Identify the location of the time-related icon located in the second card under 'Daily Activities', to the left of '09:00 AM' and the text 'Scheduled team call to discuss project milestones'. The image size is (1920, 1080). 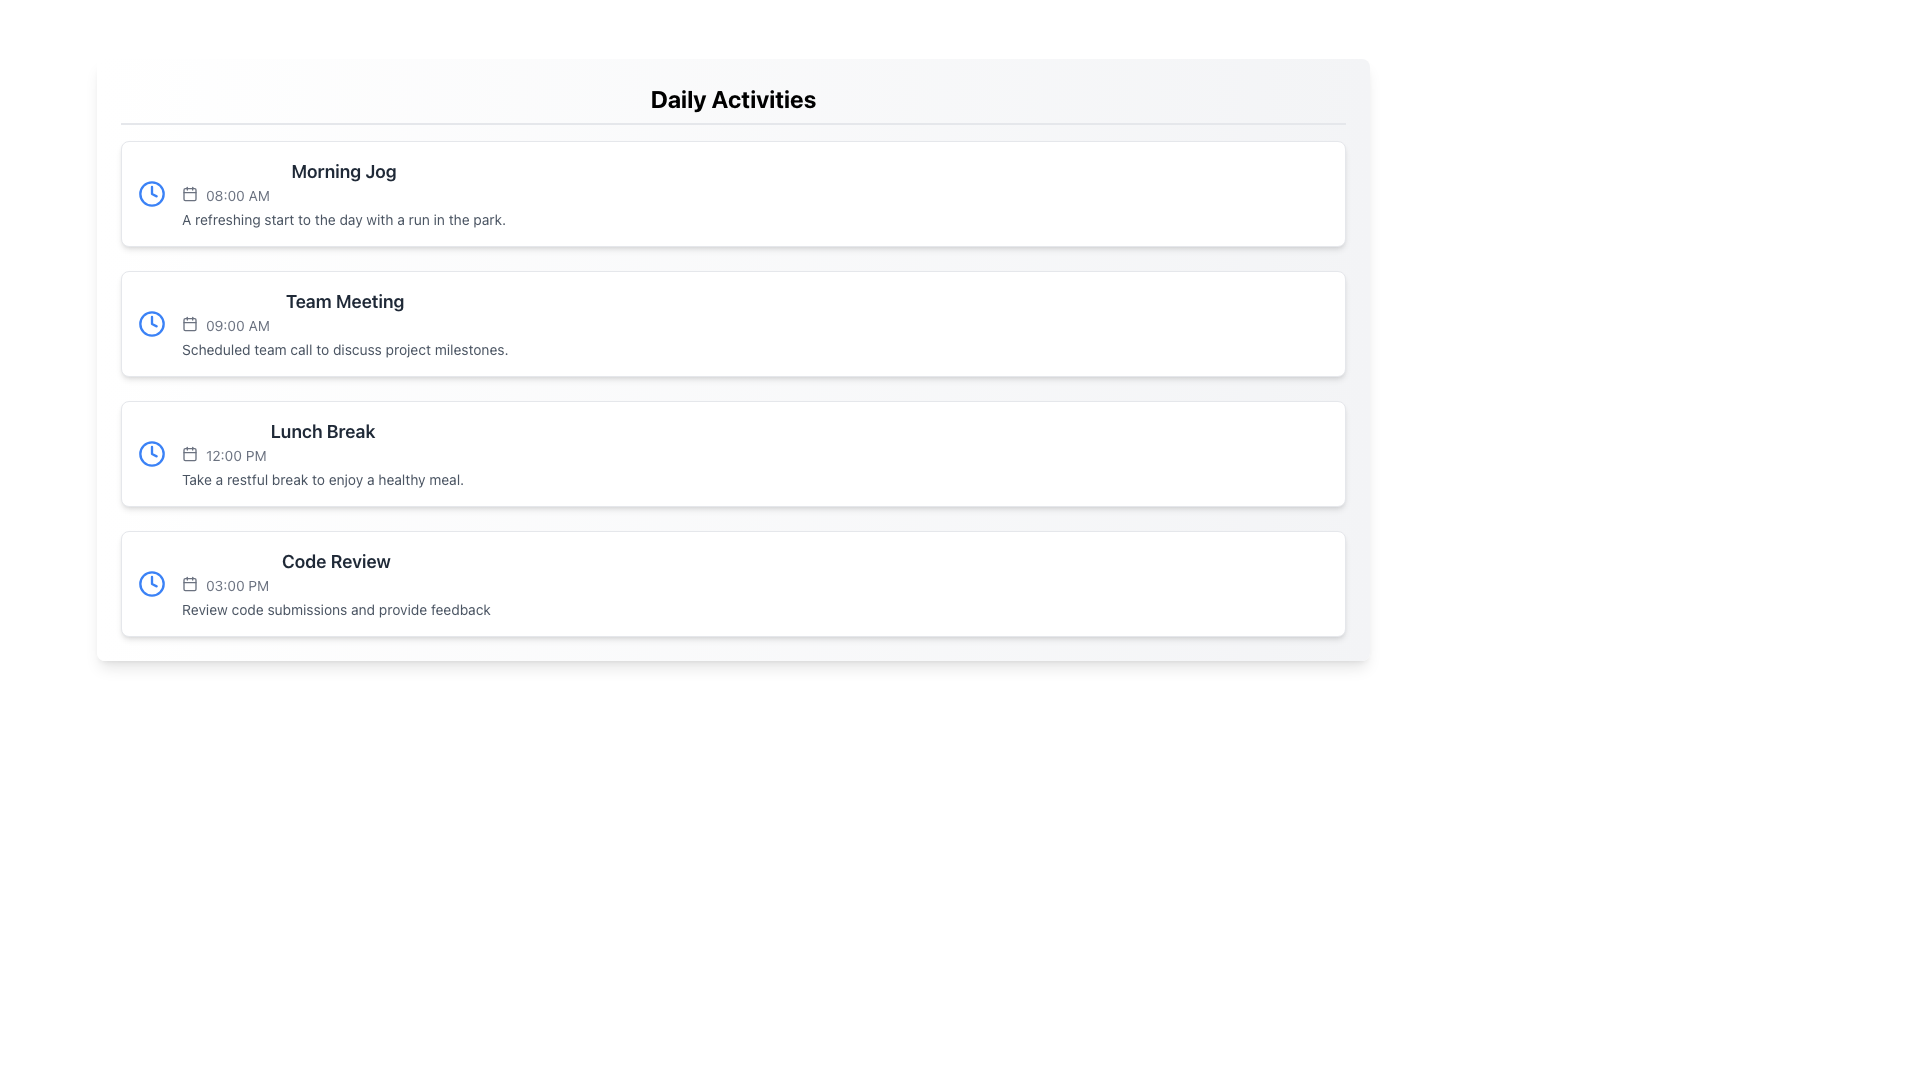
(151, 323).